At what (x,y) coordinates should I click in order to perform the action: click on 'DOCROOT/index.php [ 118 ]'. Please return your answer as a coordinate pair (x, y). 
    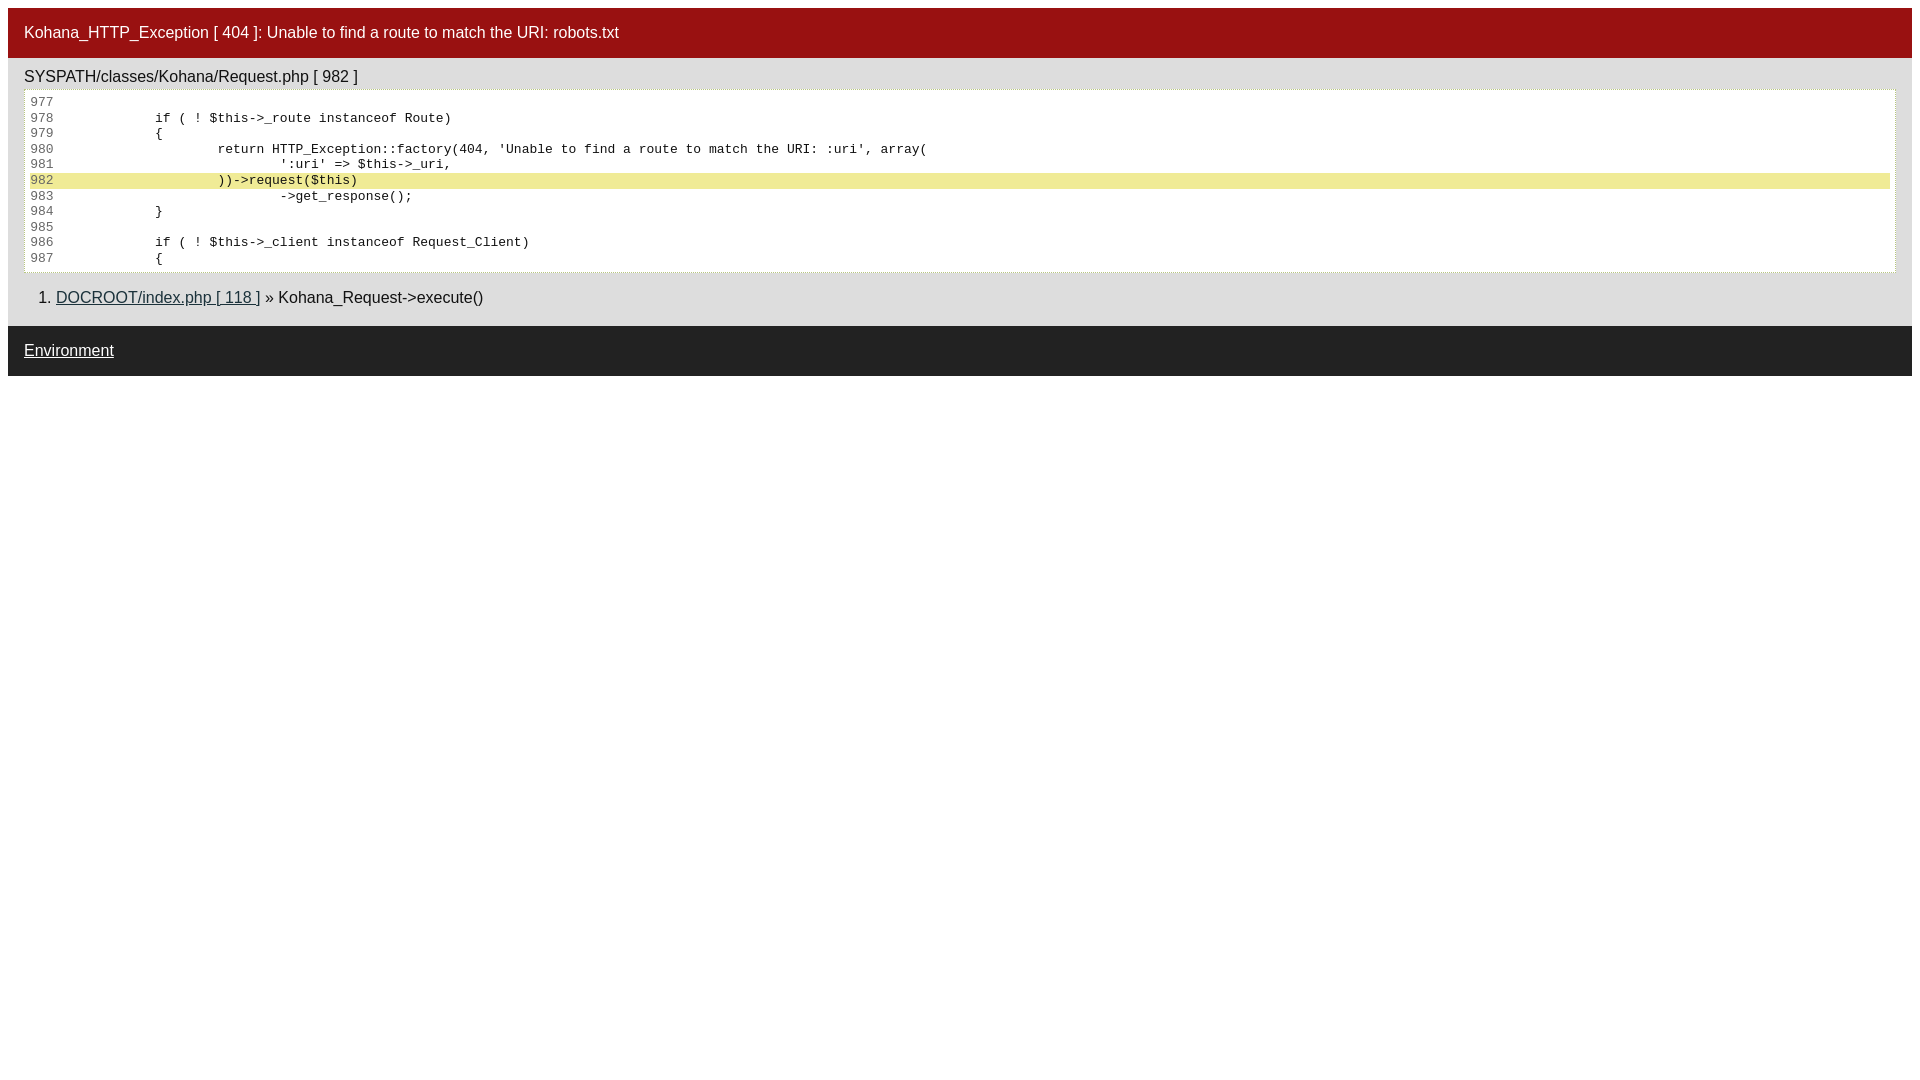
    Looking at the image, I should click on (157, 297).